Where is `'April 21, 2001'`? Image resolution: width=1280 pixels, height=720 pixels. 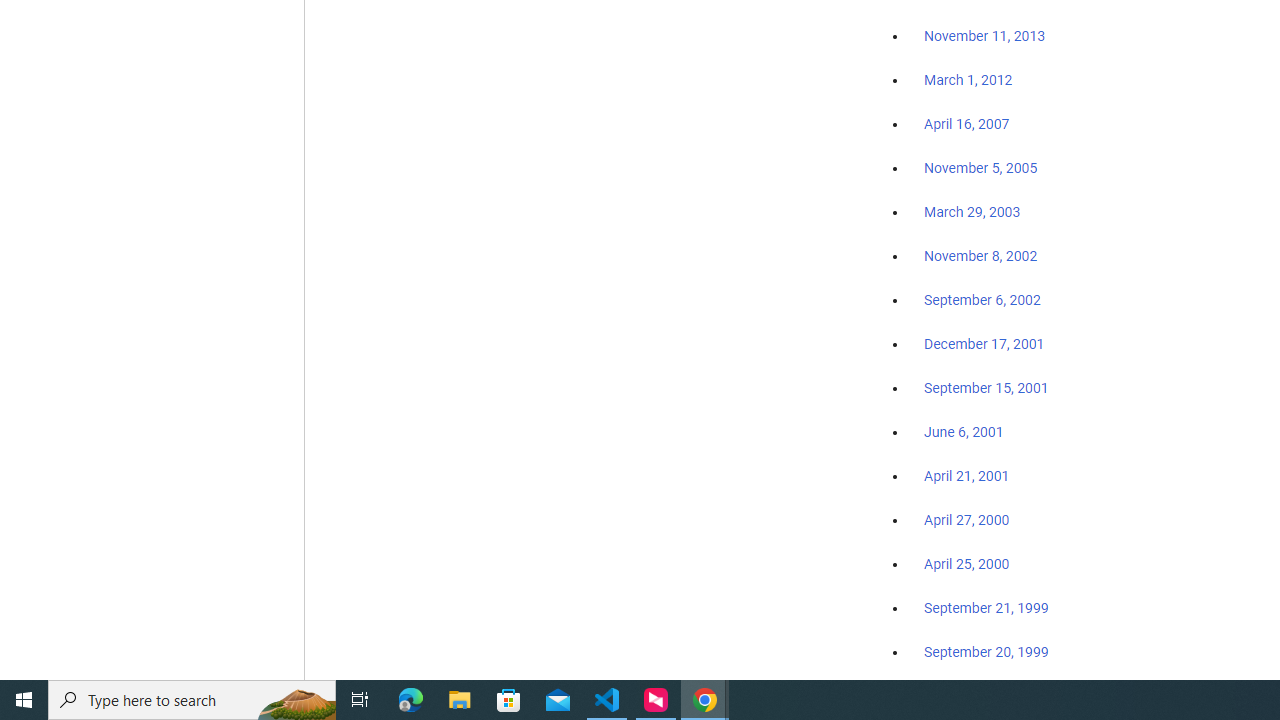
'April 21, 2001' is located at coordinates (967, 476).